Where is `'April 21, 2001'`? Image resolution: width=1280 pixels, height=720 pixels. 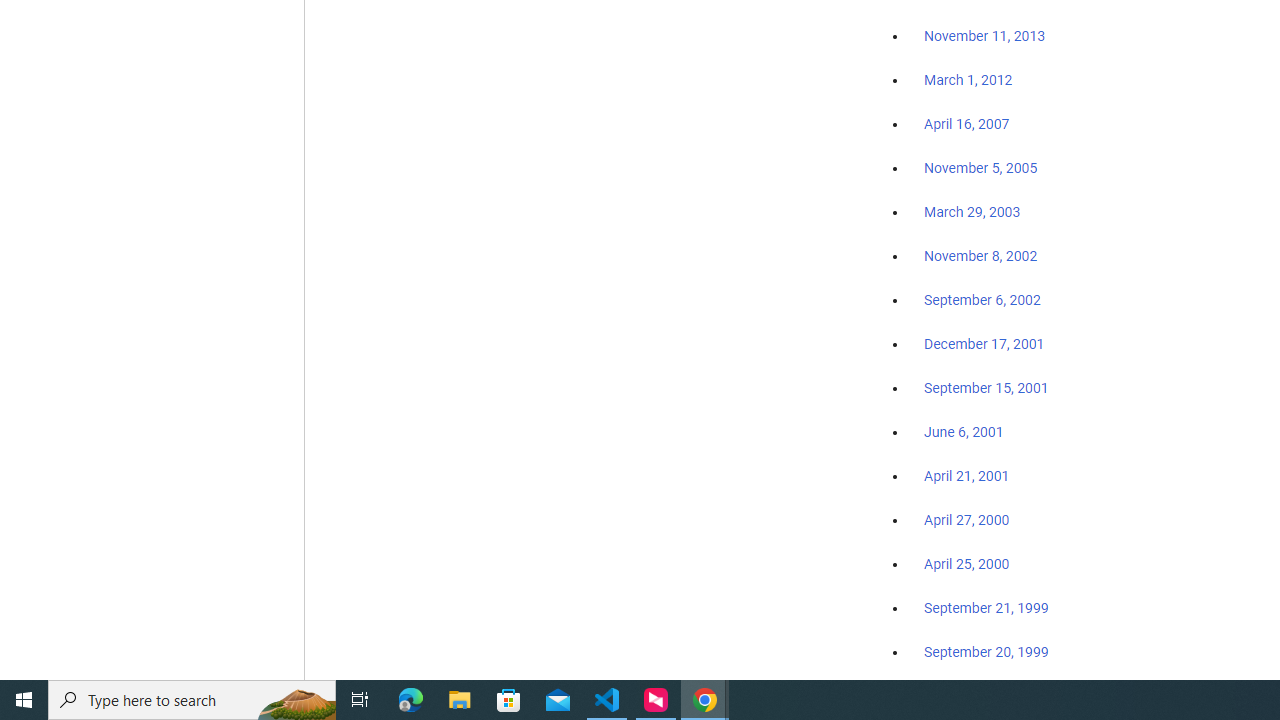
'April 21, 2001' is located at coordinates (967, 476).